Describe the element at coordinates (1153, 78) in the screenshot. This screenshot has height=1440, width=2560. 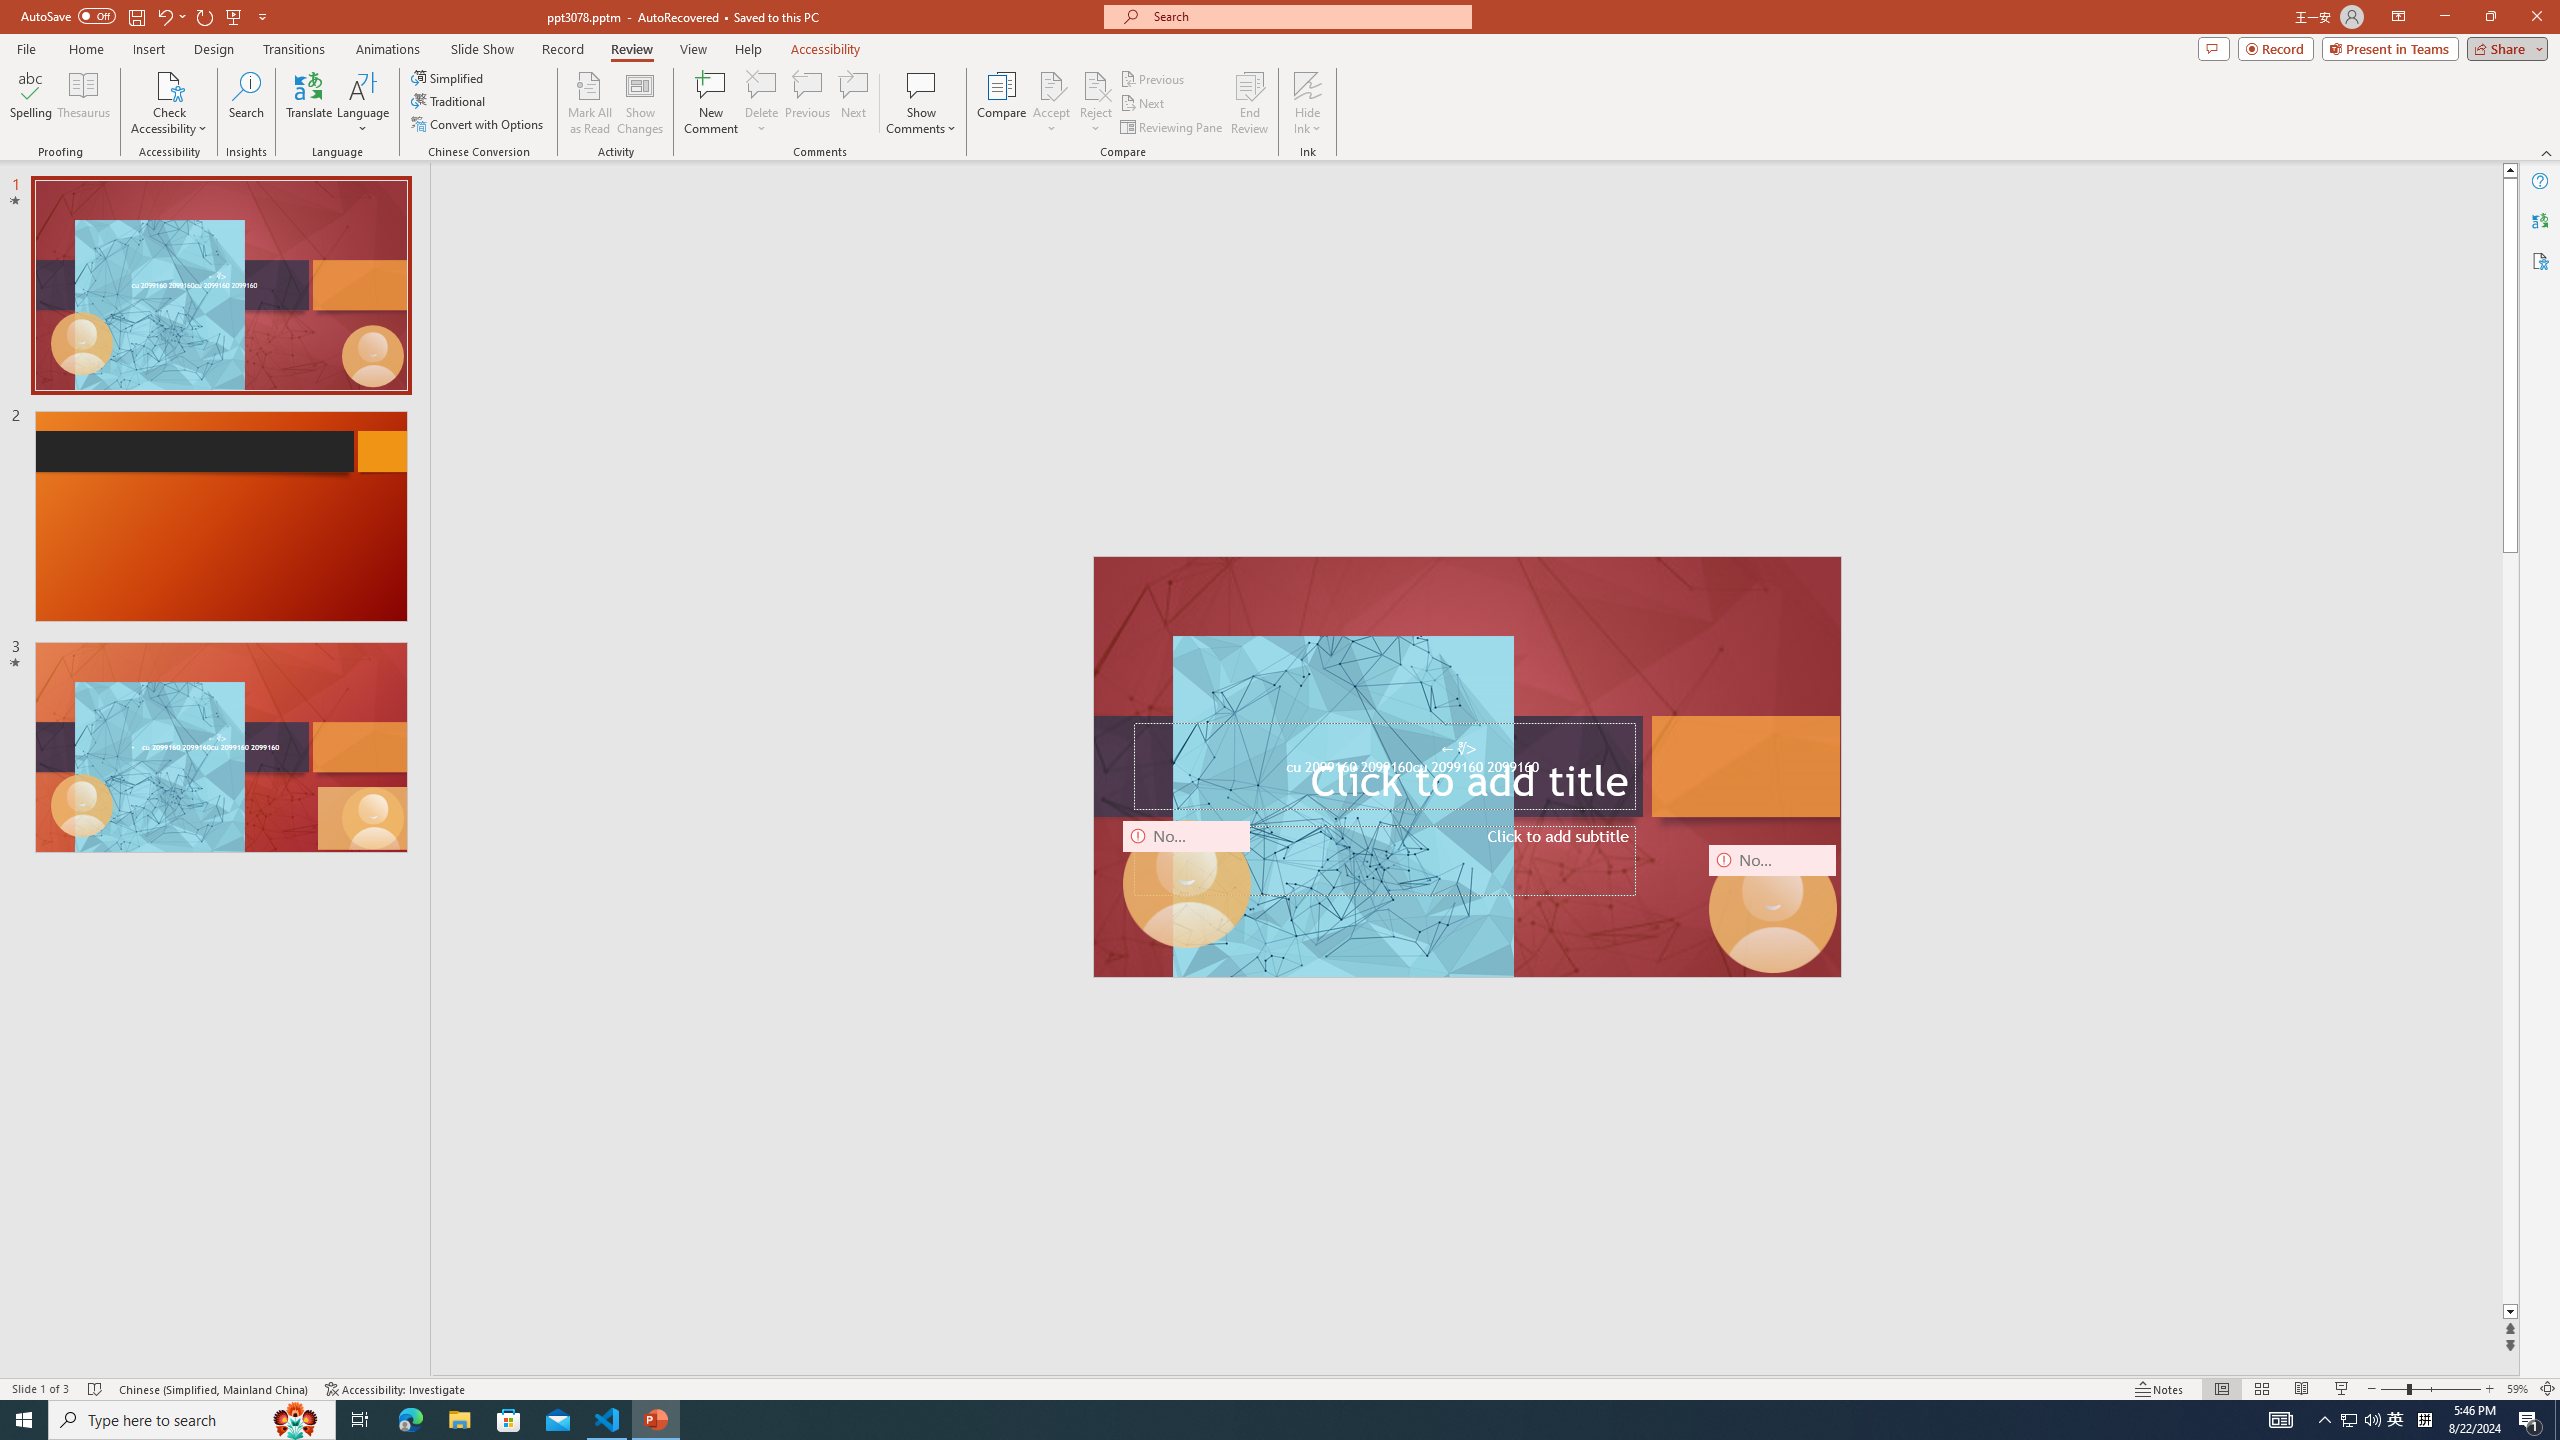
I see `'Previous'` at that location.